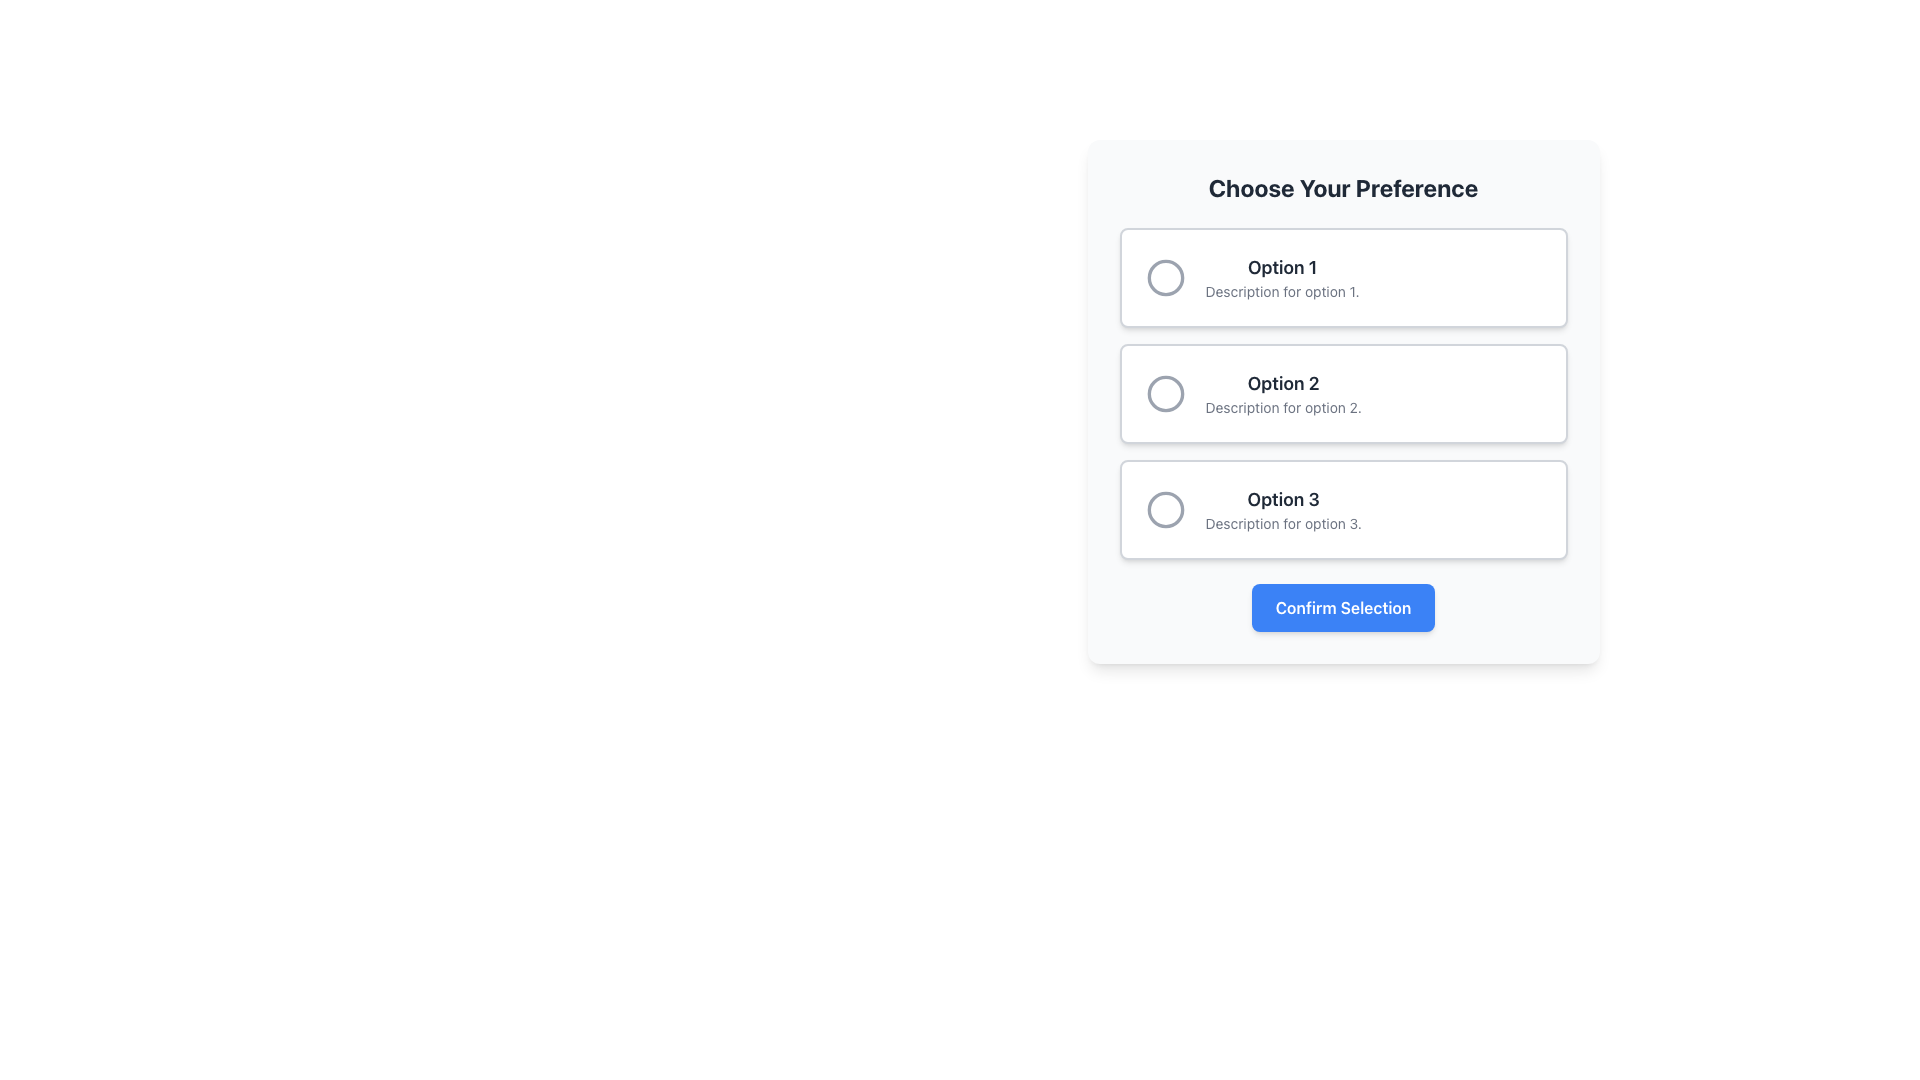 Image resolution: width=1920 pixels, height=1080 pixels. Describe the element at coordinates (1283, 384) in the screenshot. I see `the text label that serves as the title for the second selectable option in the preference list, positioned between 'Option 1' and 'Option 3'` at that location.